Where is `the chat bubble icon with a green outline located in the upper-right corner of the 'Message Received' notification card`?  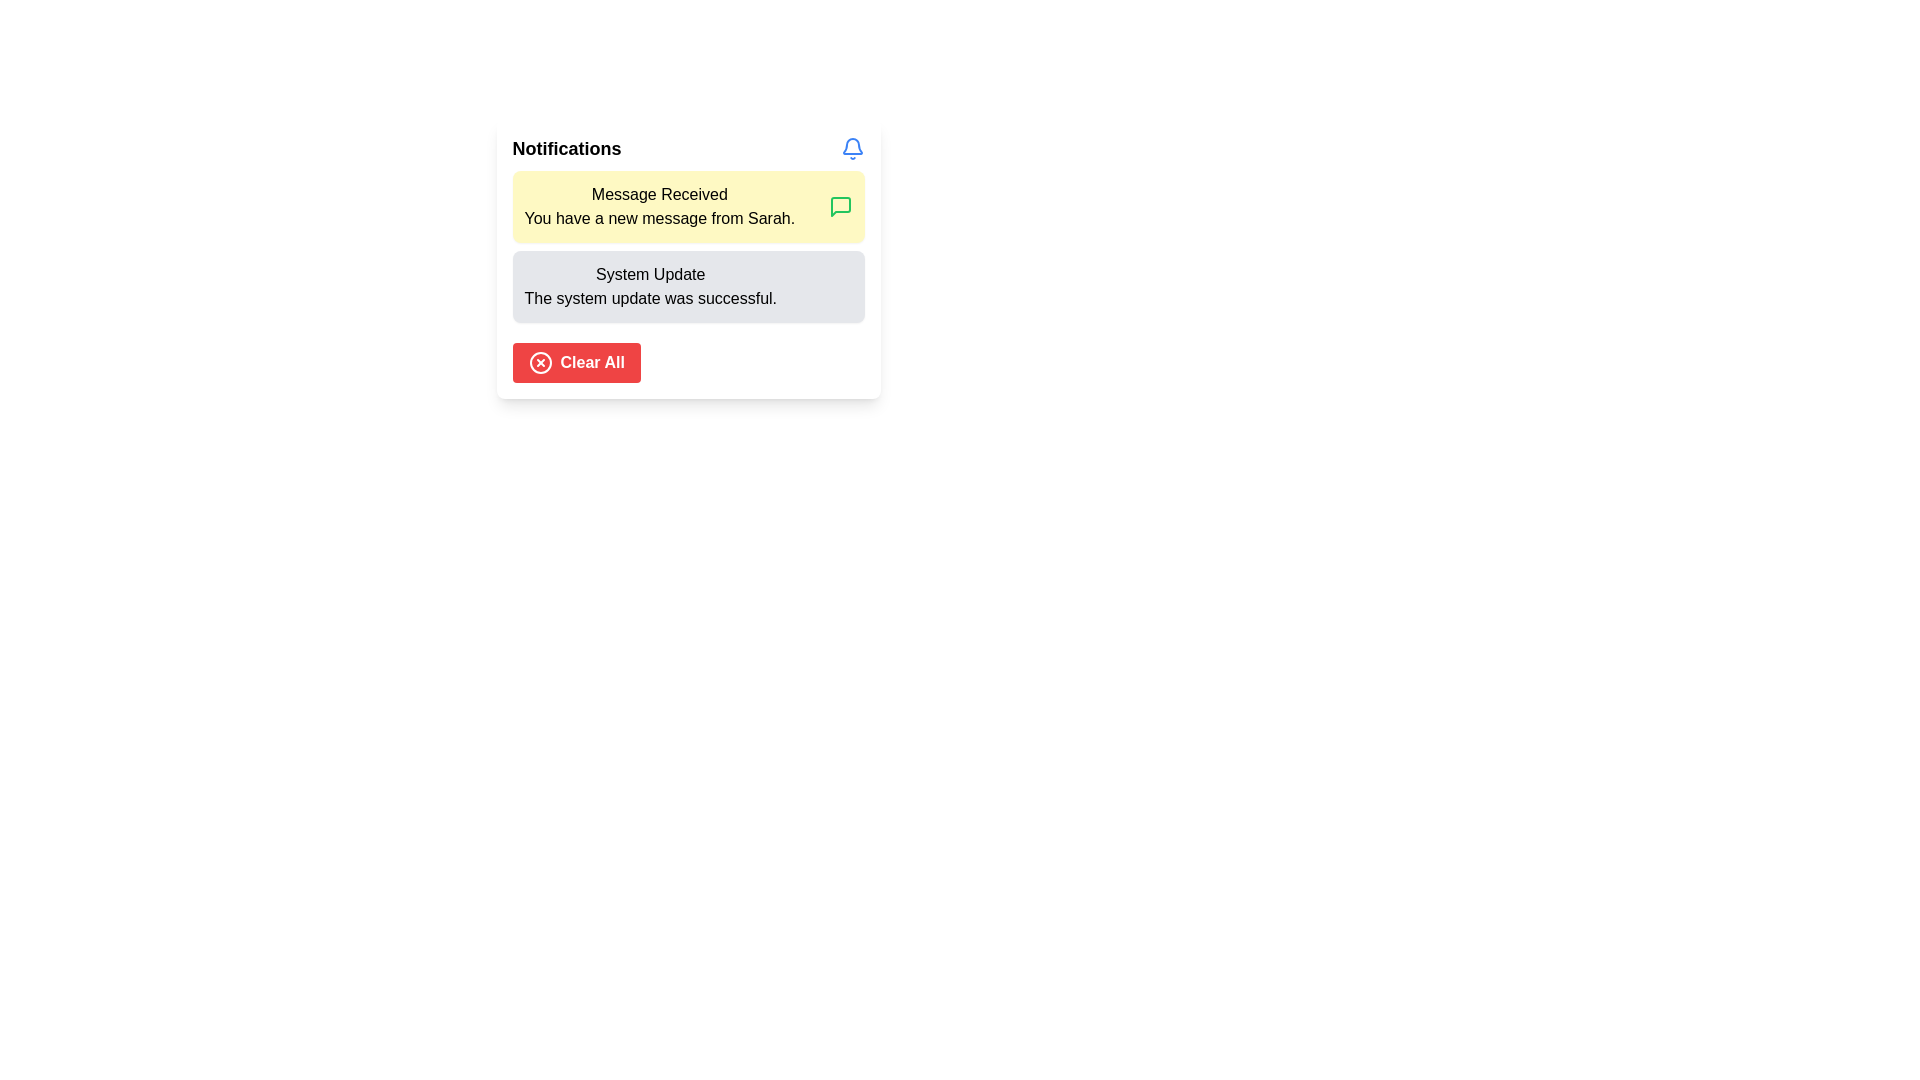 the chat bubble icon with a green outline located in the upper-right corner of the 'Message Received' notification card is located at coordinates (840, 207).